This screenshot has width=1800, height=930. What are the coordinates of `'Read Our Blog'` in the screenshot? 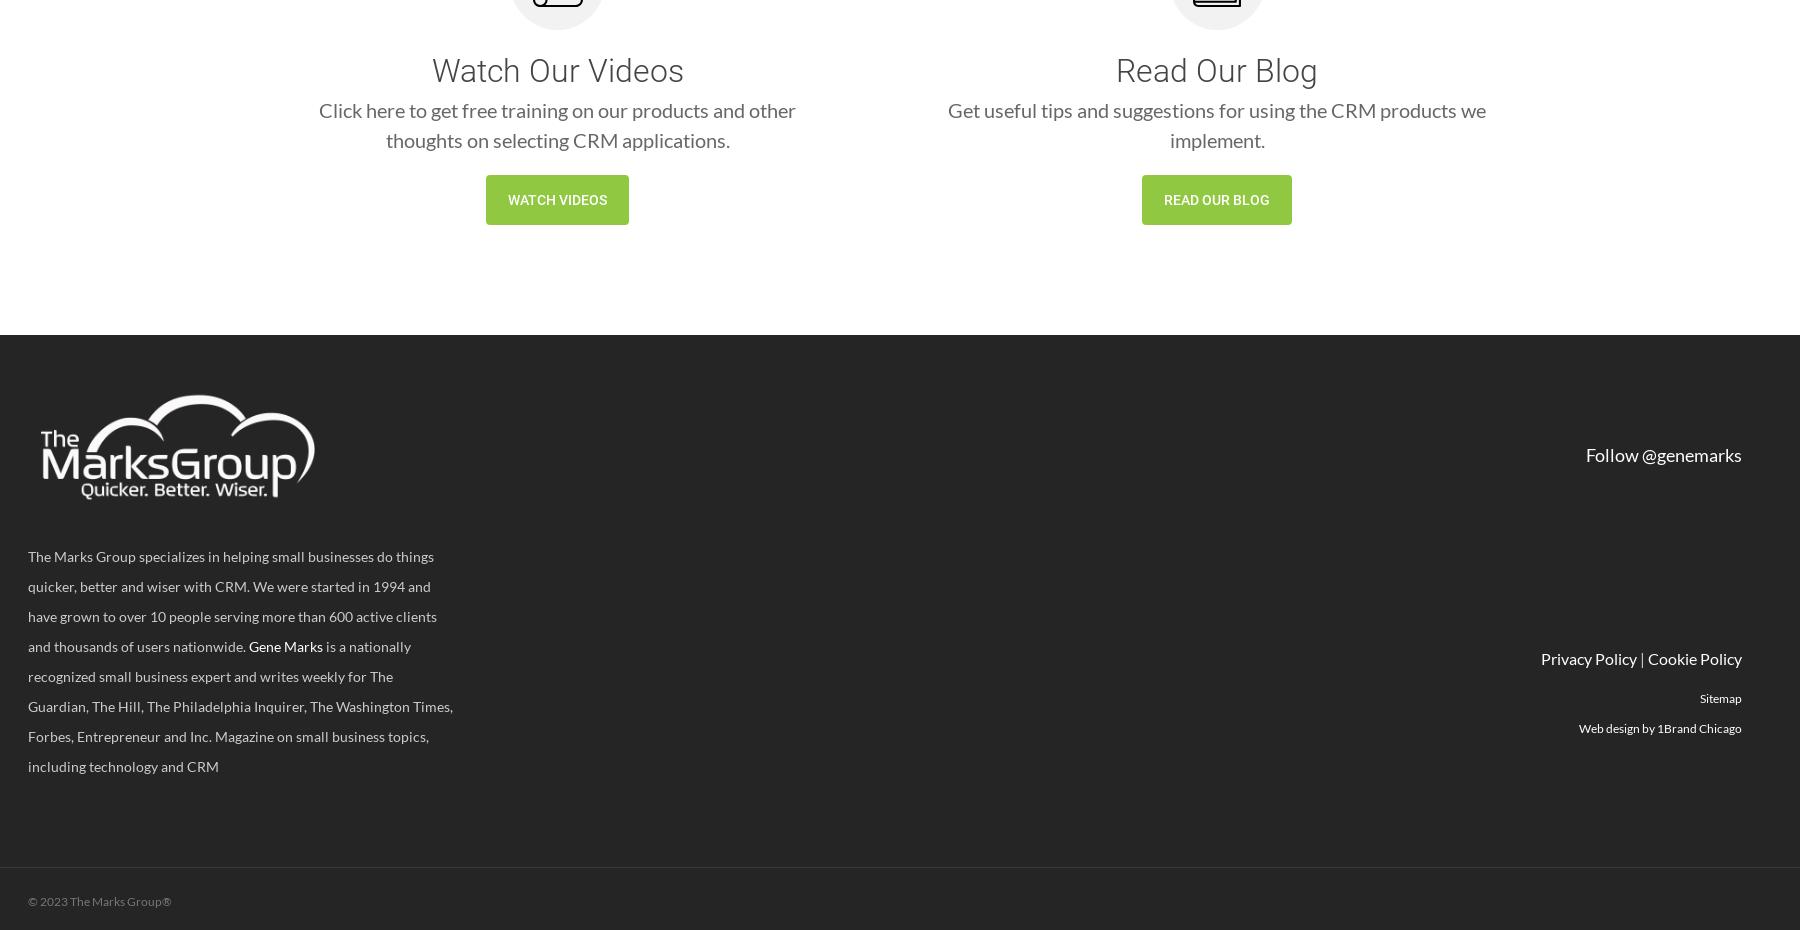 It's located at (1215, 69).